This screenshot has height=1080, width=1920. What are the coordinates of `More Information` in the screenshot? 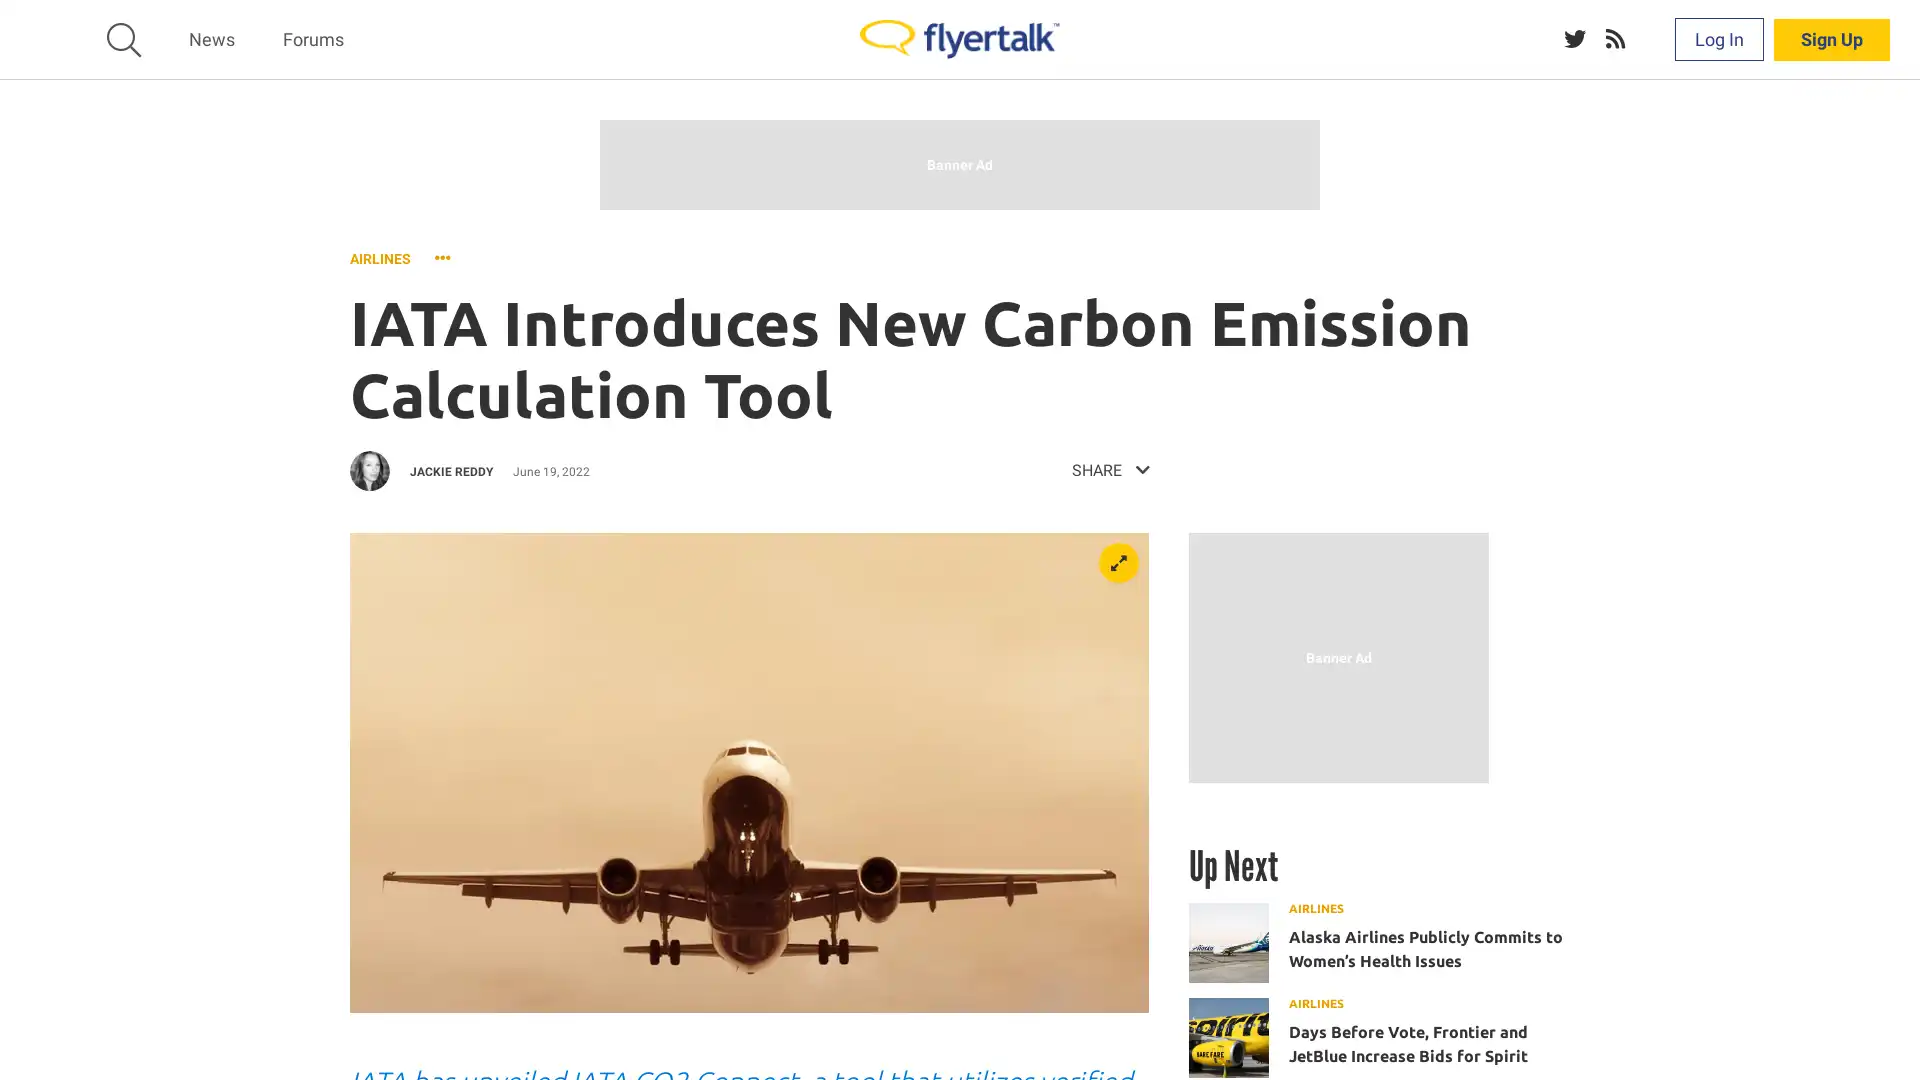 It's located at (1126, 1040).